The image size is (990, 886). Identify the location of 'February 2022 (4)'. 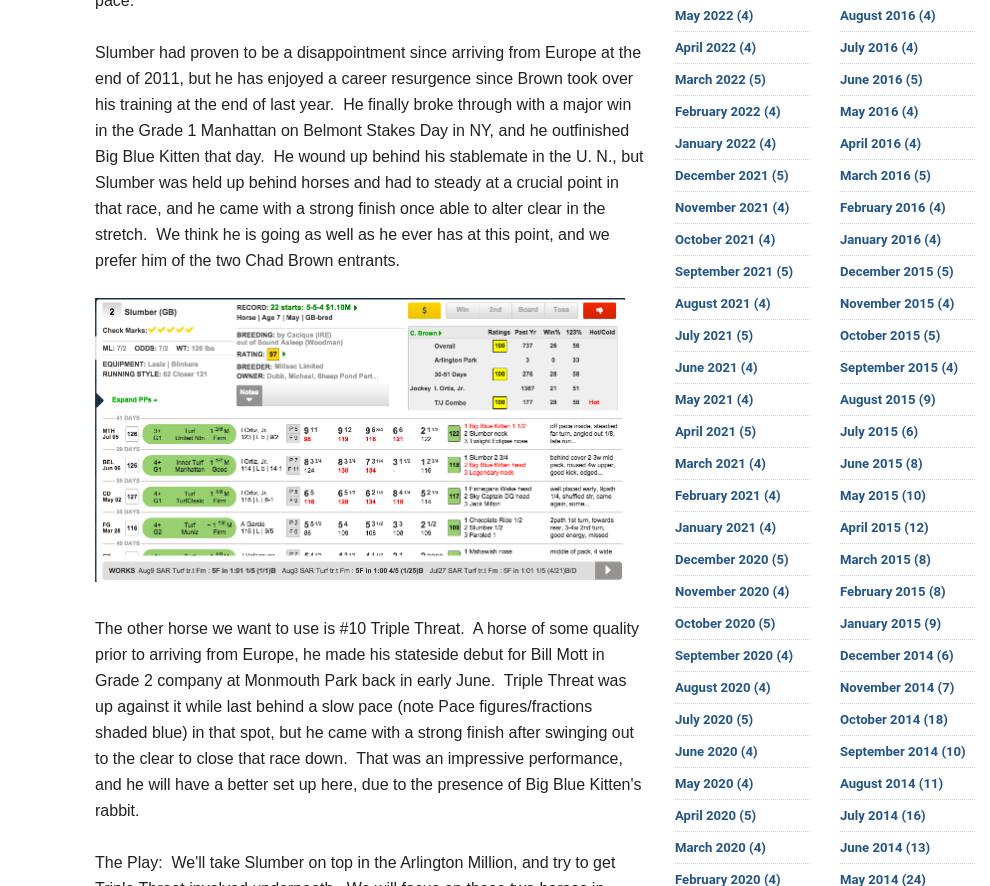
(726, 111).